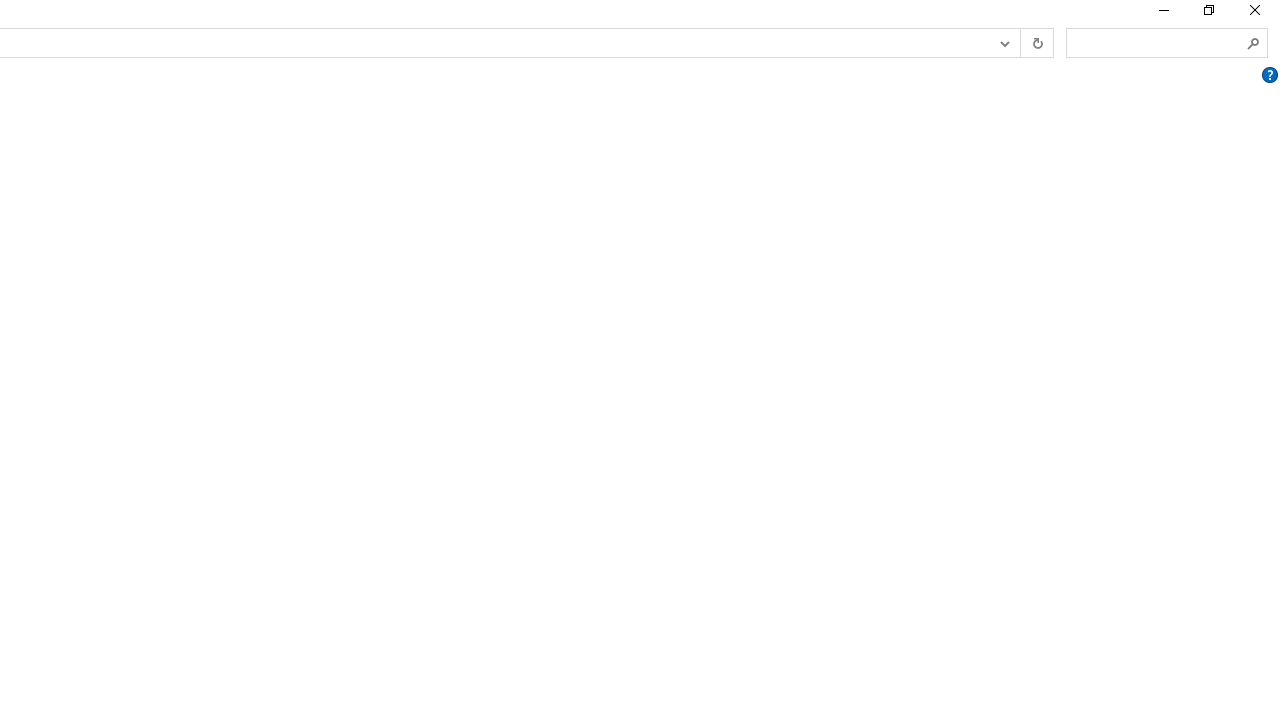 The height and width of the screenshot is (720, 1280). What do you see at coordinates (1162, 15) in the screenshot?
I see `'Minimize'` at bounding box center [1162, 15].